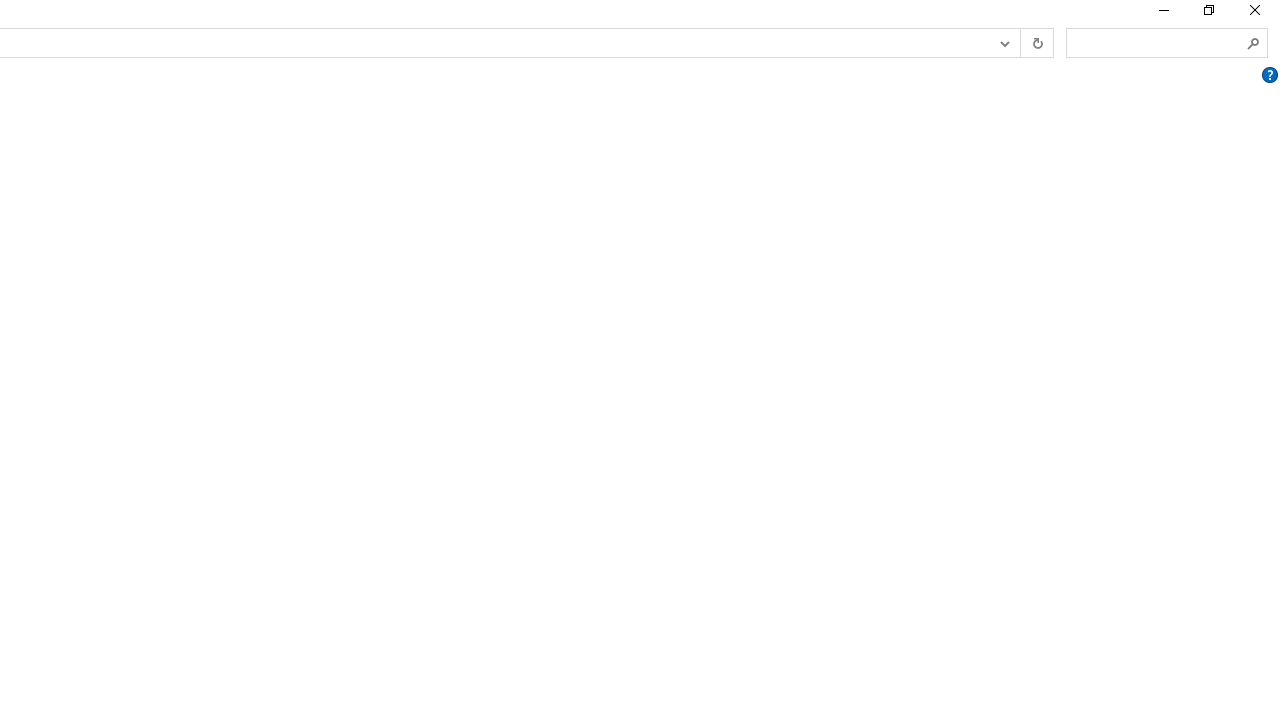 The height and width of the screenshot is (720, 1280). What do you see at coordinates (1162, 15) in the screenshot?
I see `'Minimize'` at bounding box center [1162, 15].